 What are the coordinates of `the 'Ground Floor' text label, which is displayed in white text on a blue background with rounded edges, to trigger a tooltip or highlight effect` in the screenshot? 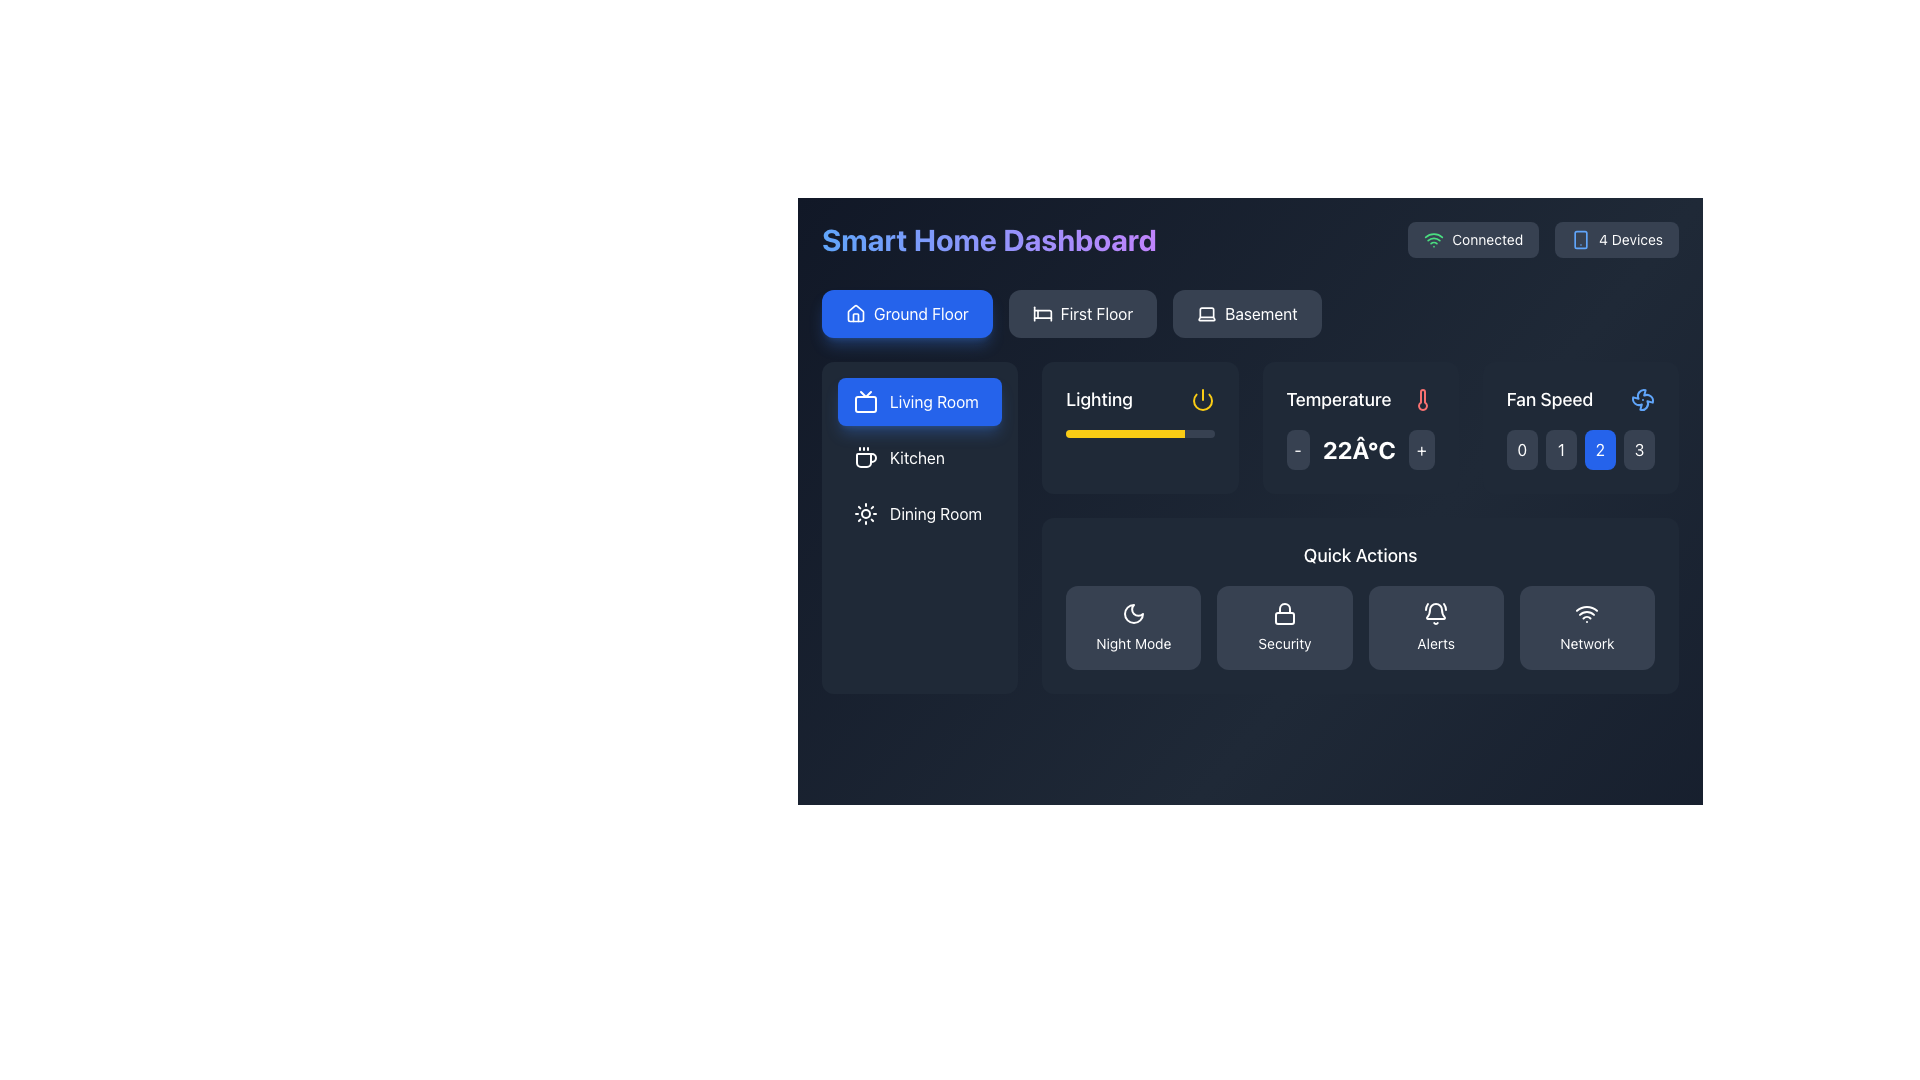 It's located at (920, 313).